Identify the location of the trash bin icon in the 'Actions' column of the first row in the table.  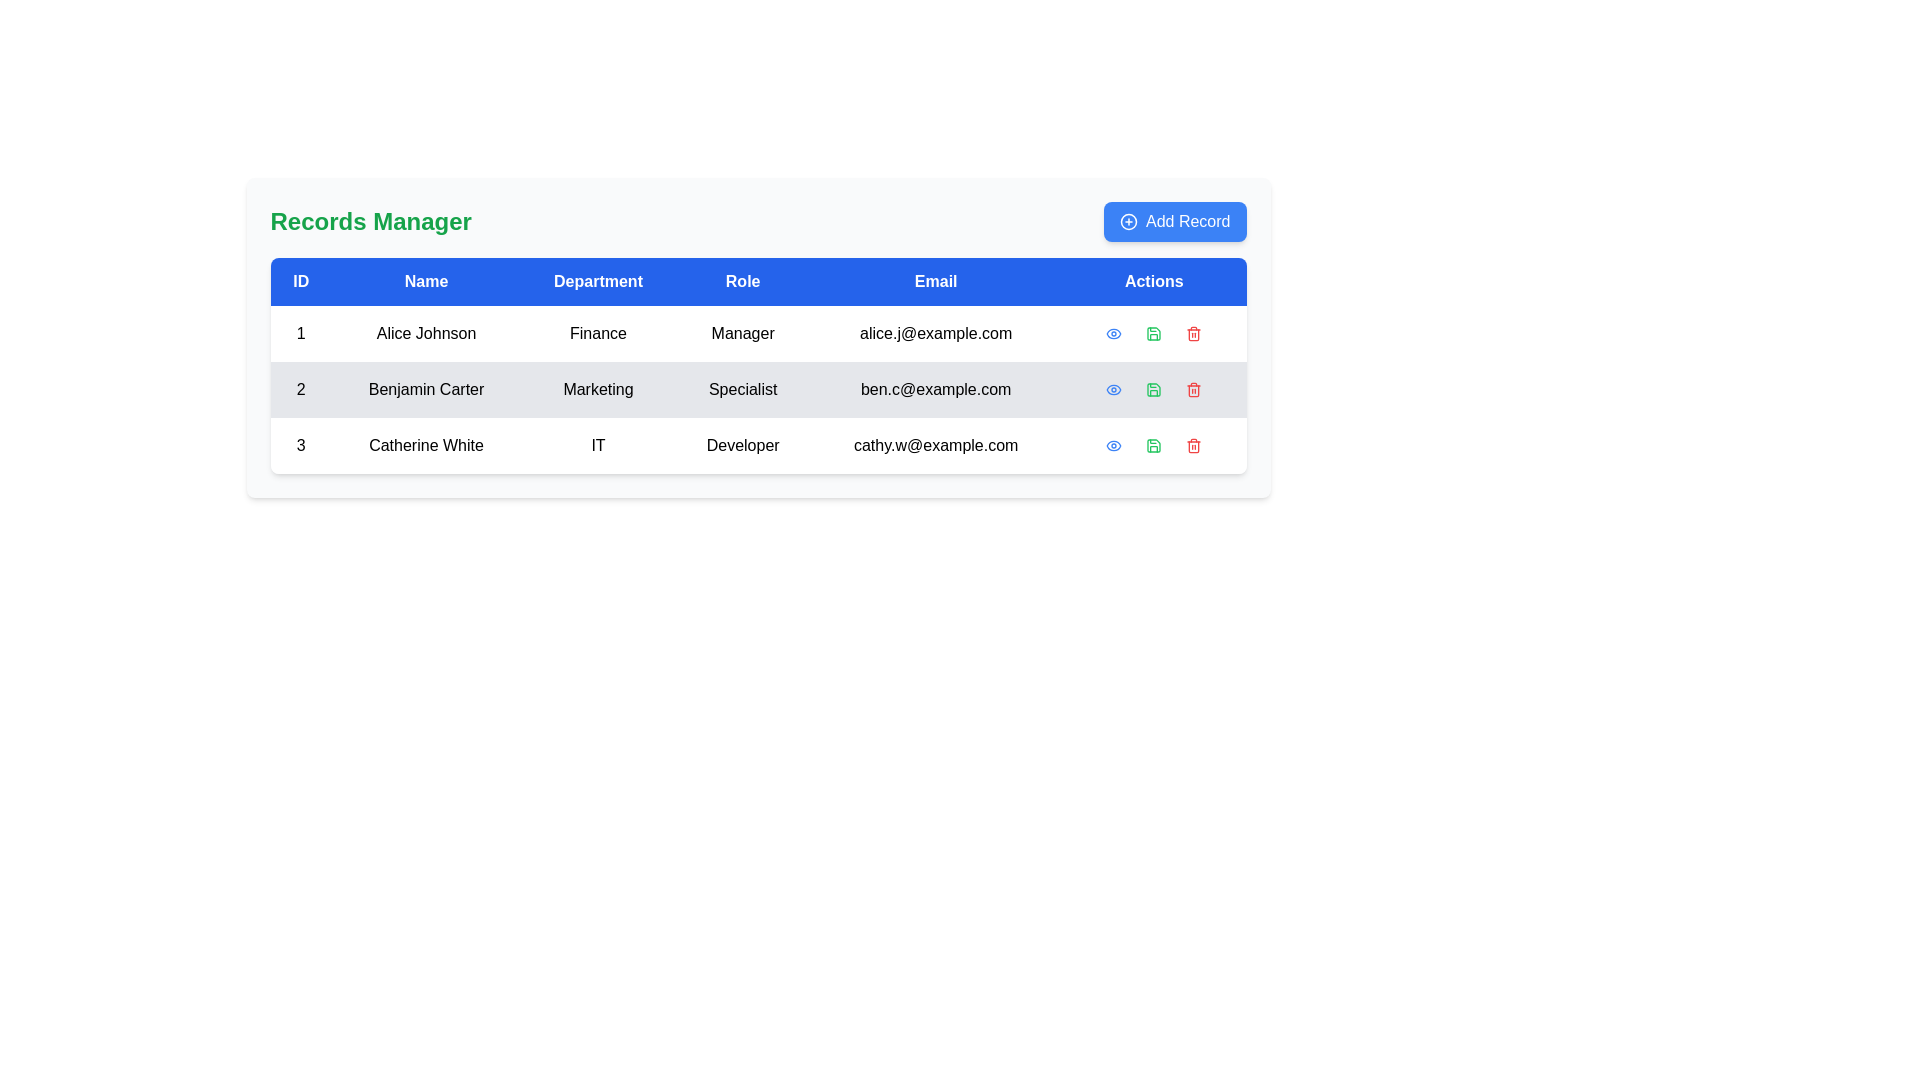
(1194, 333).